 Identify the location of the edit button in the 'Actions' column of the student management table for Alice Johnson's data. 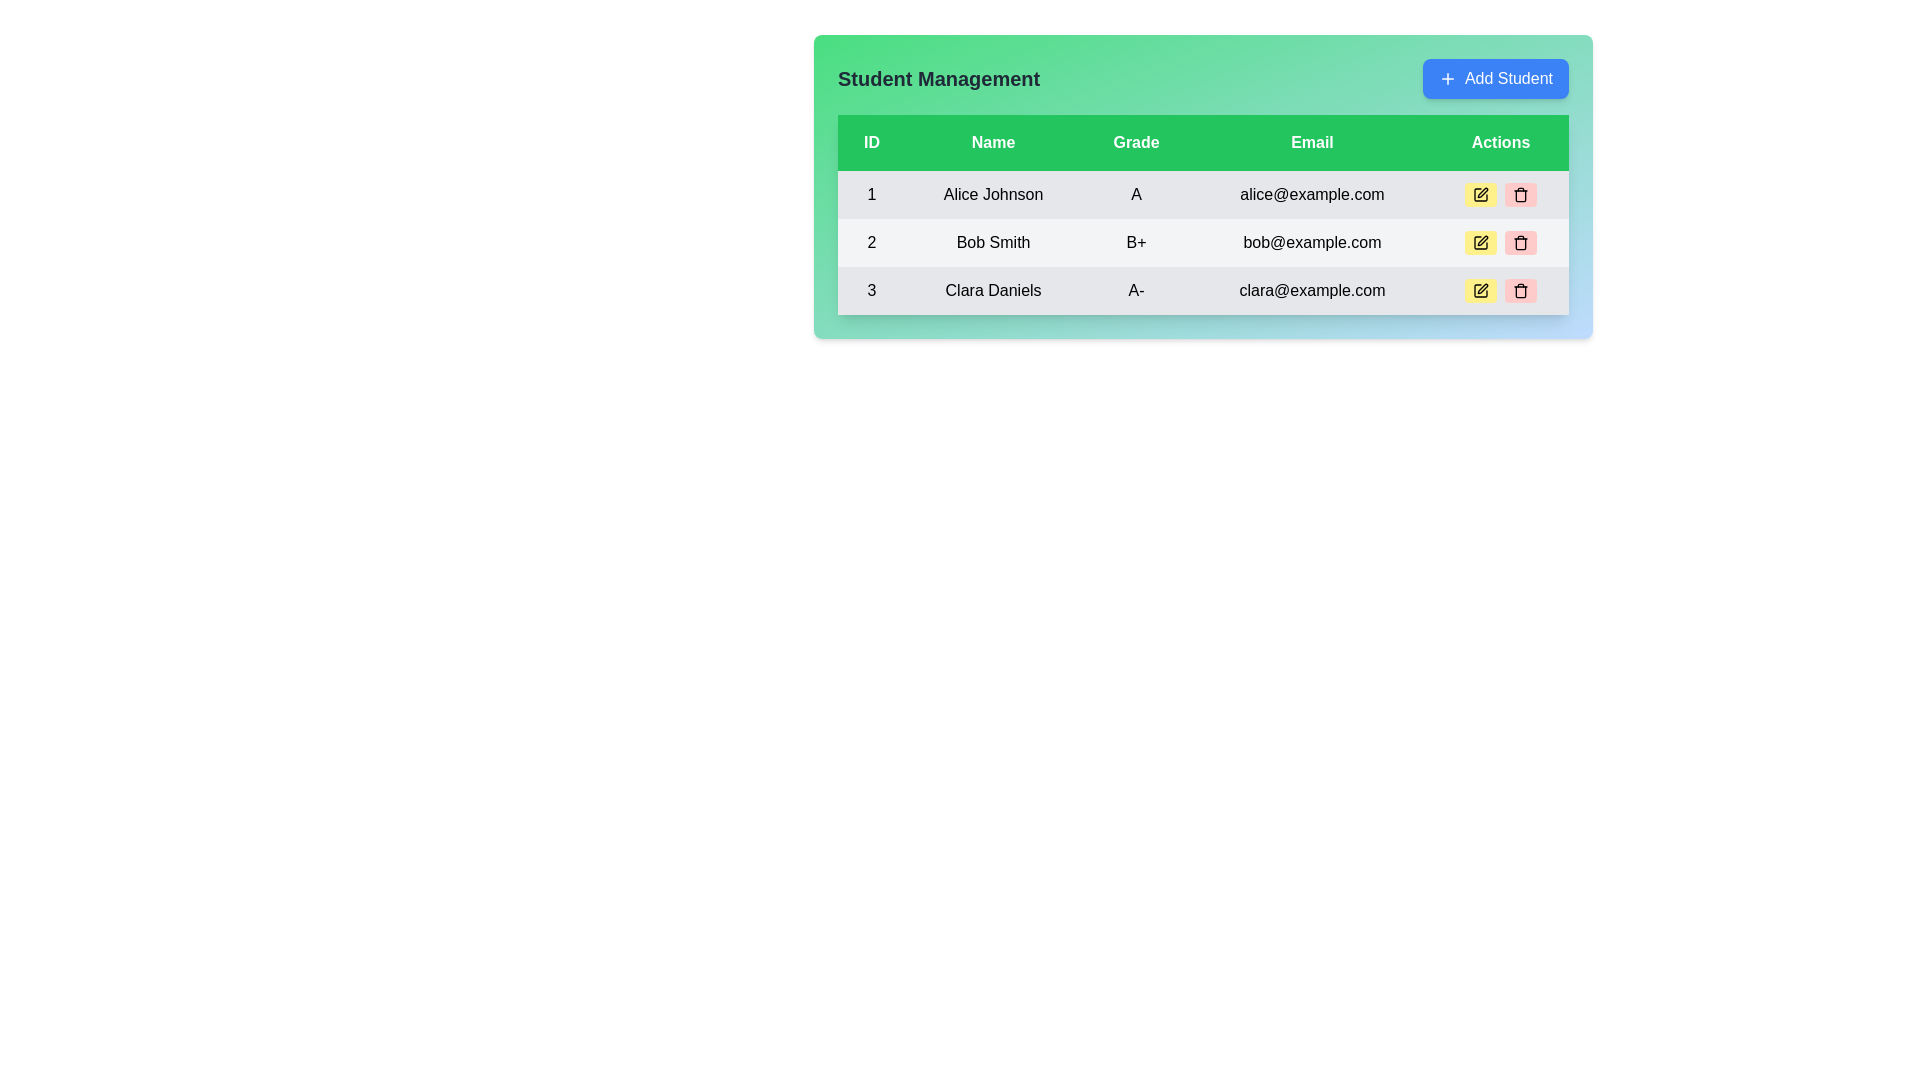
(1480, 195).